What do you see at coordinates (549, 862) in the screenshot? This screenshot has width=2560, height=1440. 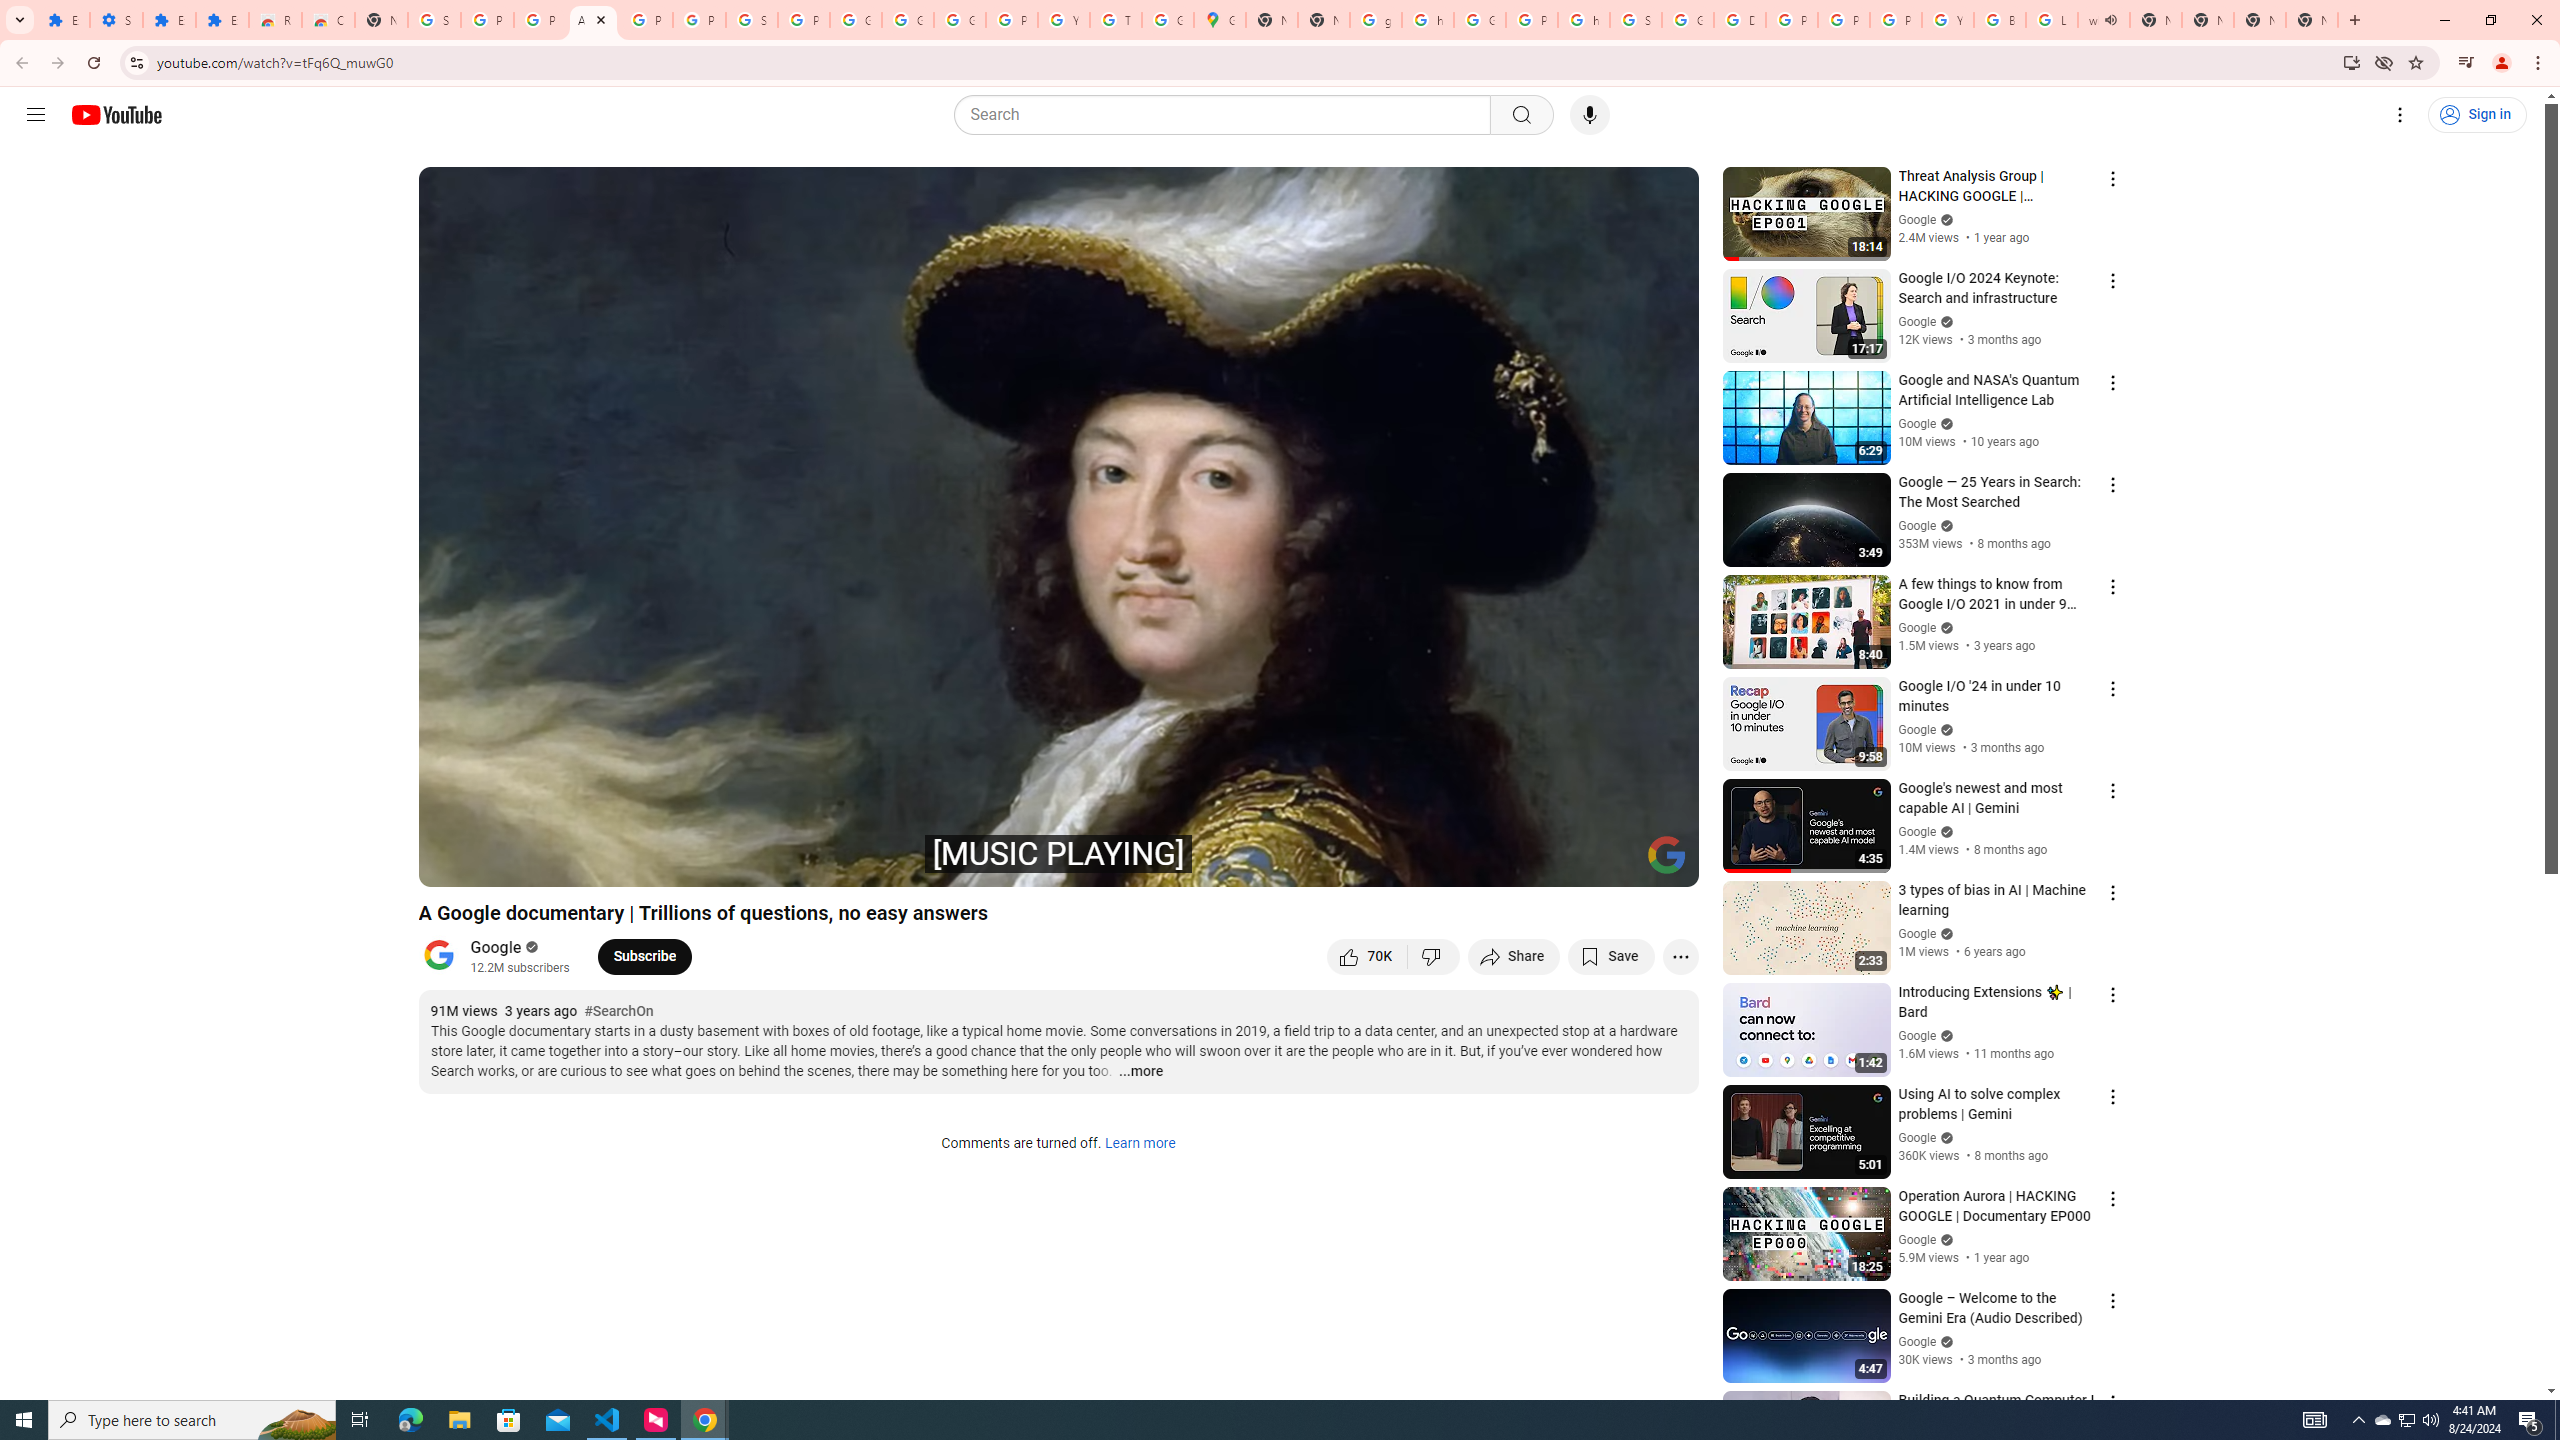 I see `'Mute (m)'` at bounding box center [549, 862].